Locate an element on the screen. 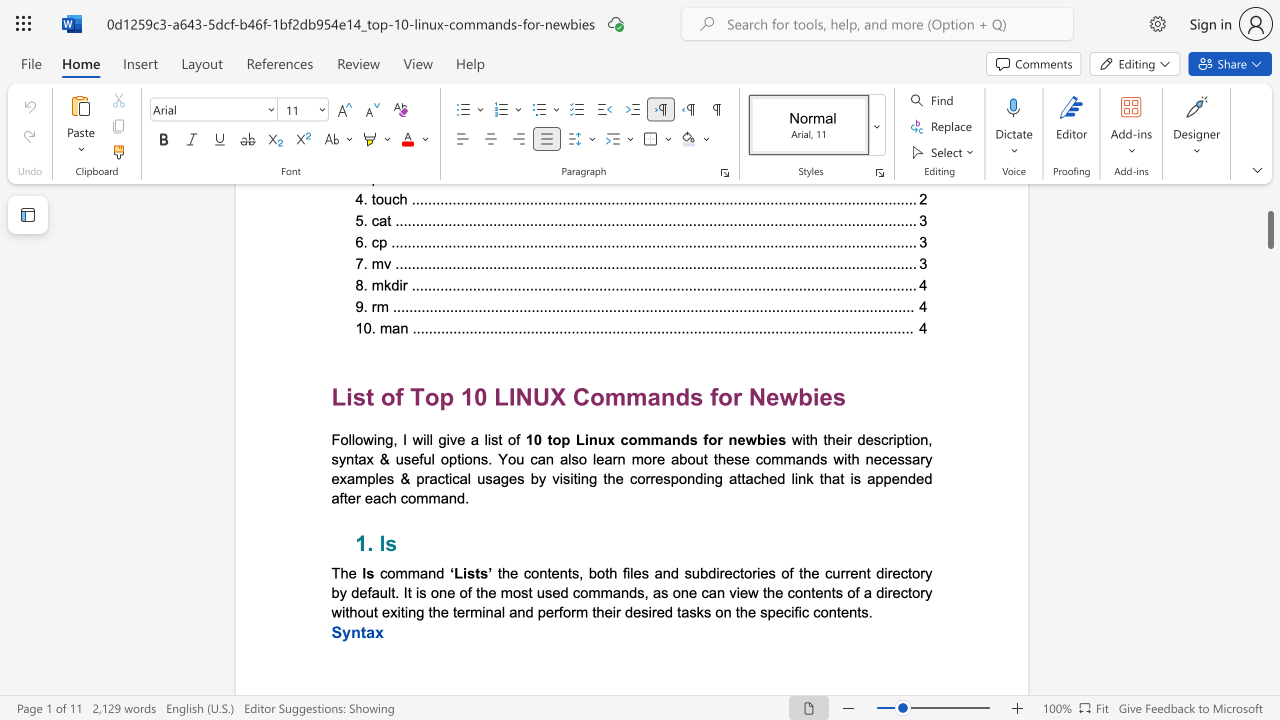 This screenshot has height=720, width=1280. the subset text "il" within the text "Following, I will give a list of" is located at coordinates (422, 438).